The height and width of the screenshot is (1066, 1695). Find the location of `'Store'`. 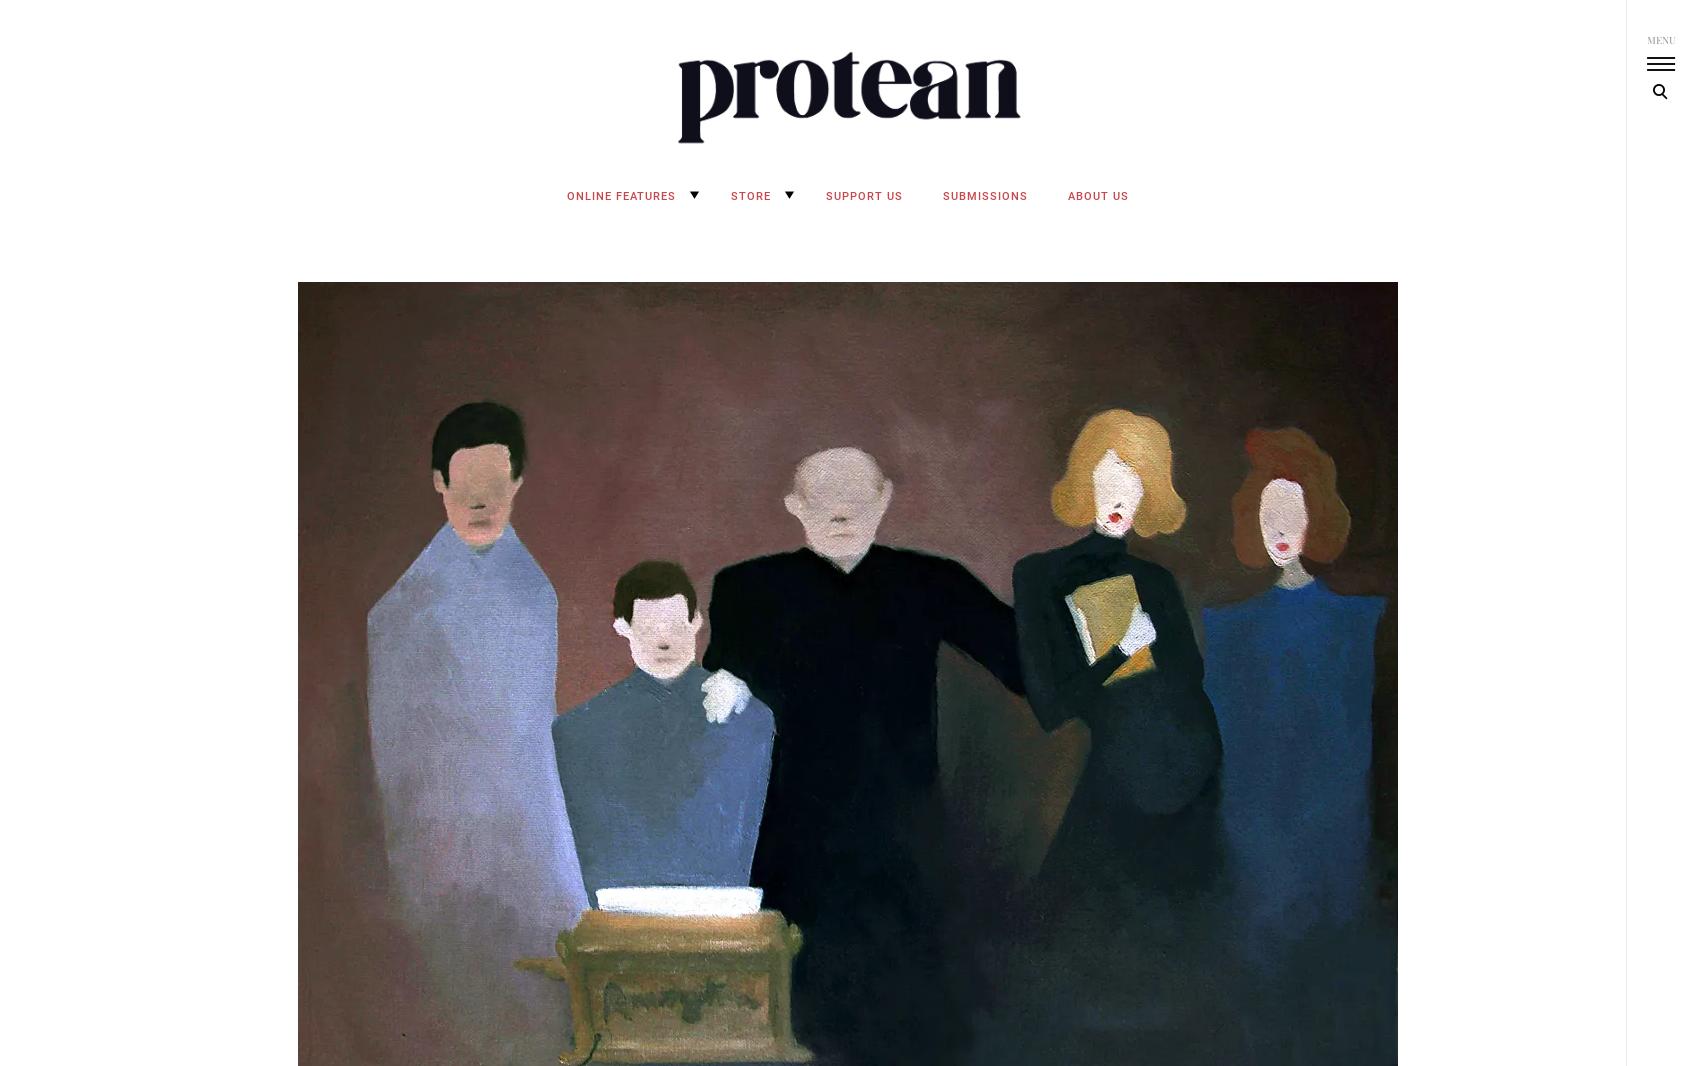

'Store' is located at coordinates (749, 195).